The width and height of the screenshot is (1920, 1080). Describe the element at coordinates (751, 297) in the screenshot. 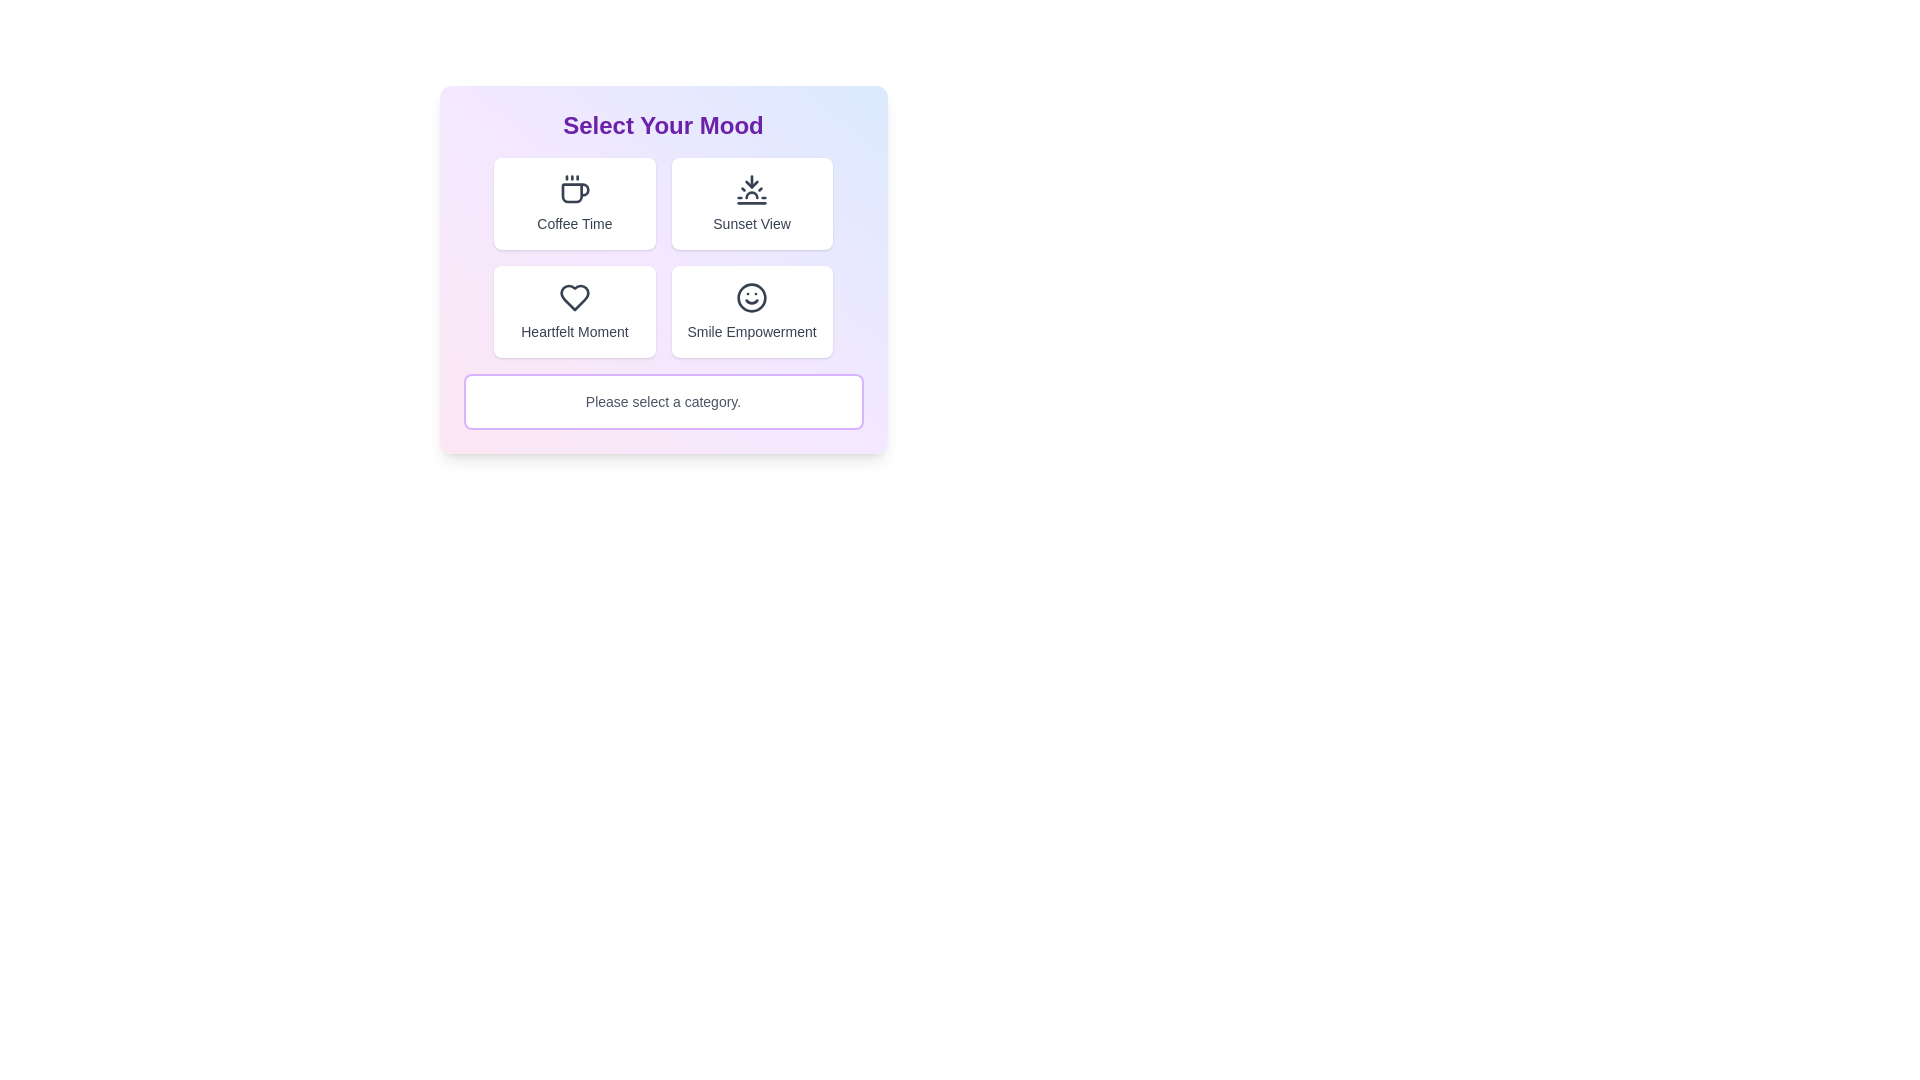

I see `the smiley-face icon in the bottom-right card of the four-card grid` at that location.